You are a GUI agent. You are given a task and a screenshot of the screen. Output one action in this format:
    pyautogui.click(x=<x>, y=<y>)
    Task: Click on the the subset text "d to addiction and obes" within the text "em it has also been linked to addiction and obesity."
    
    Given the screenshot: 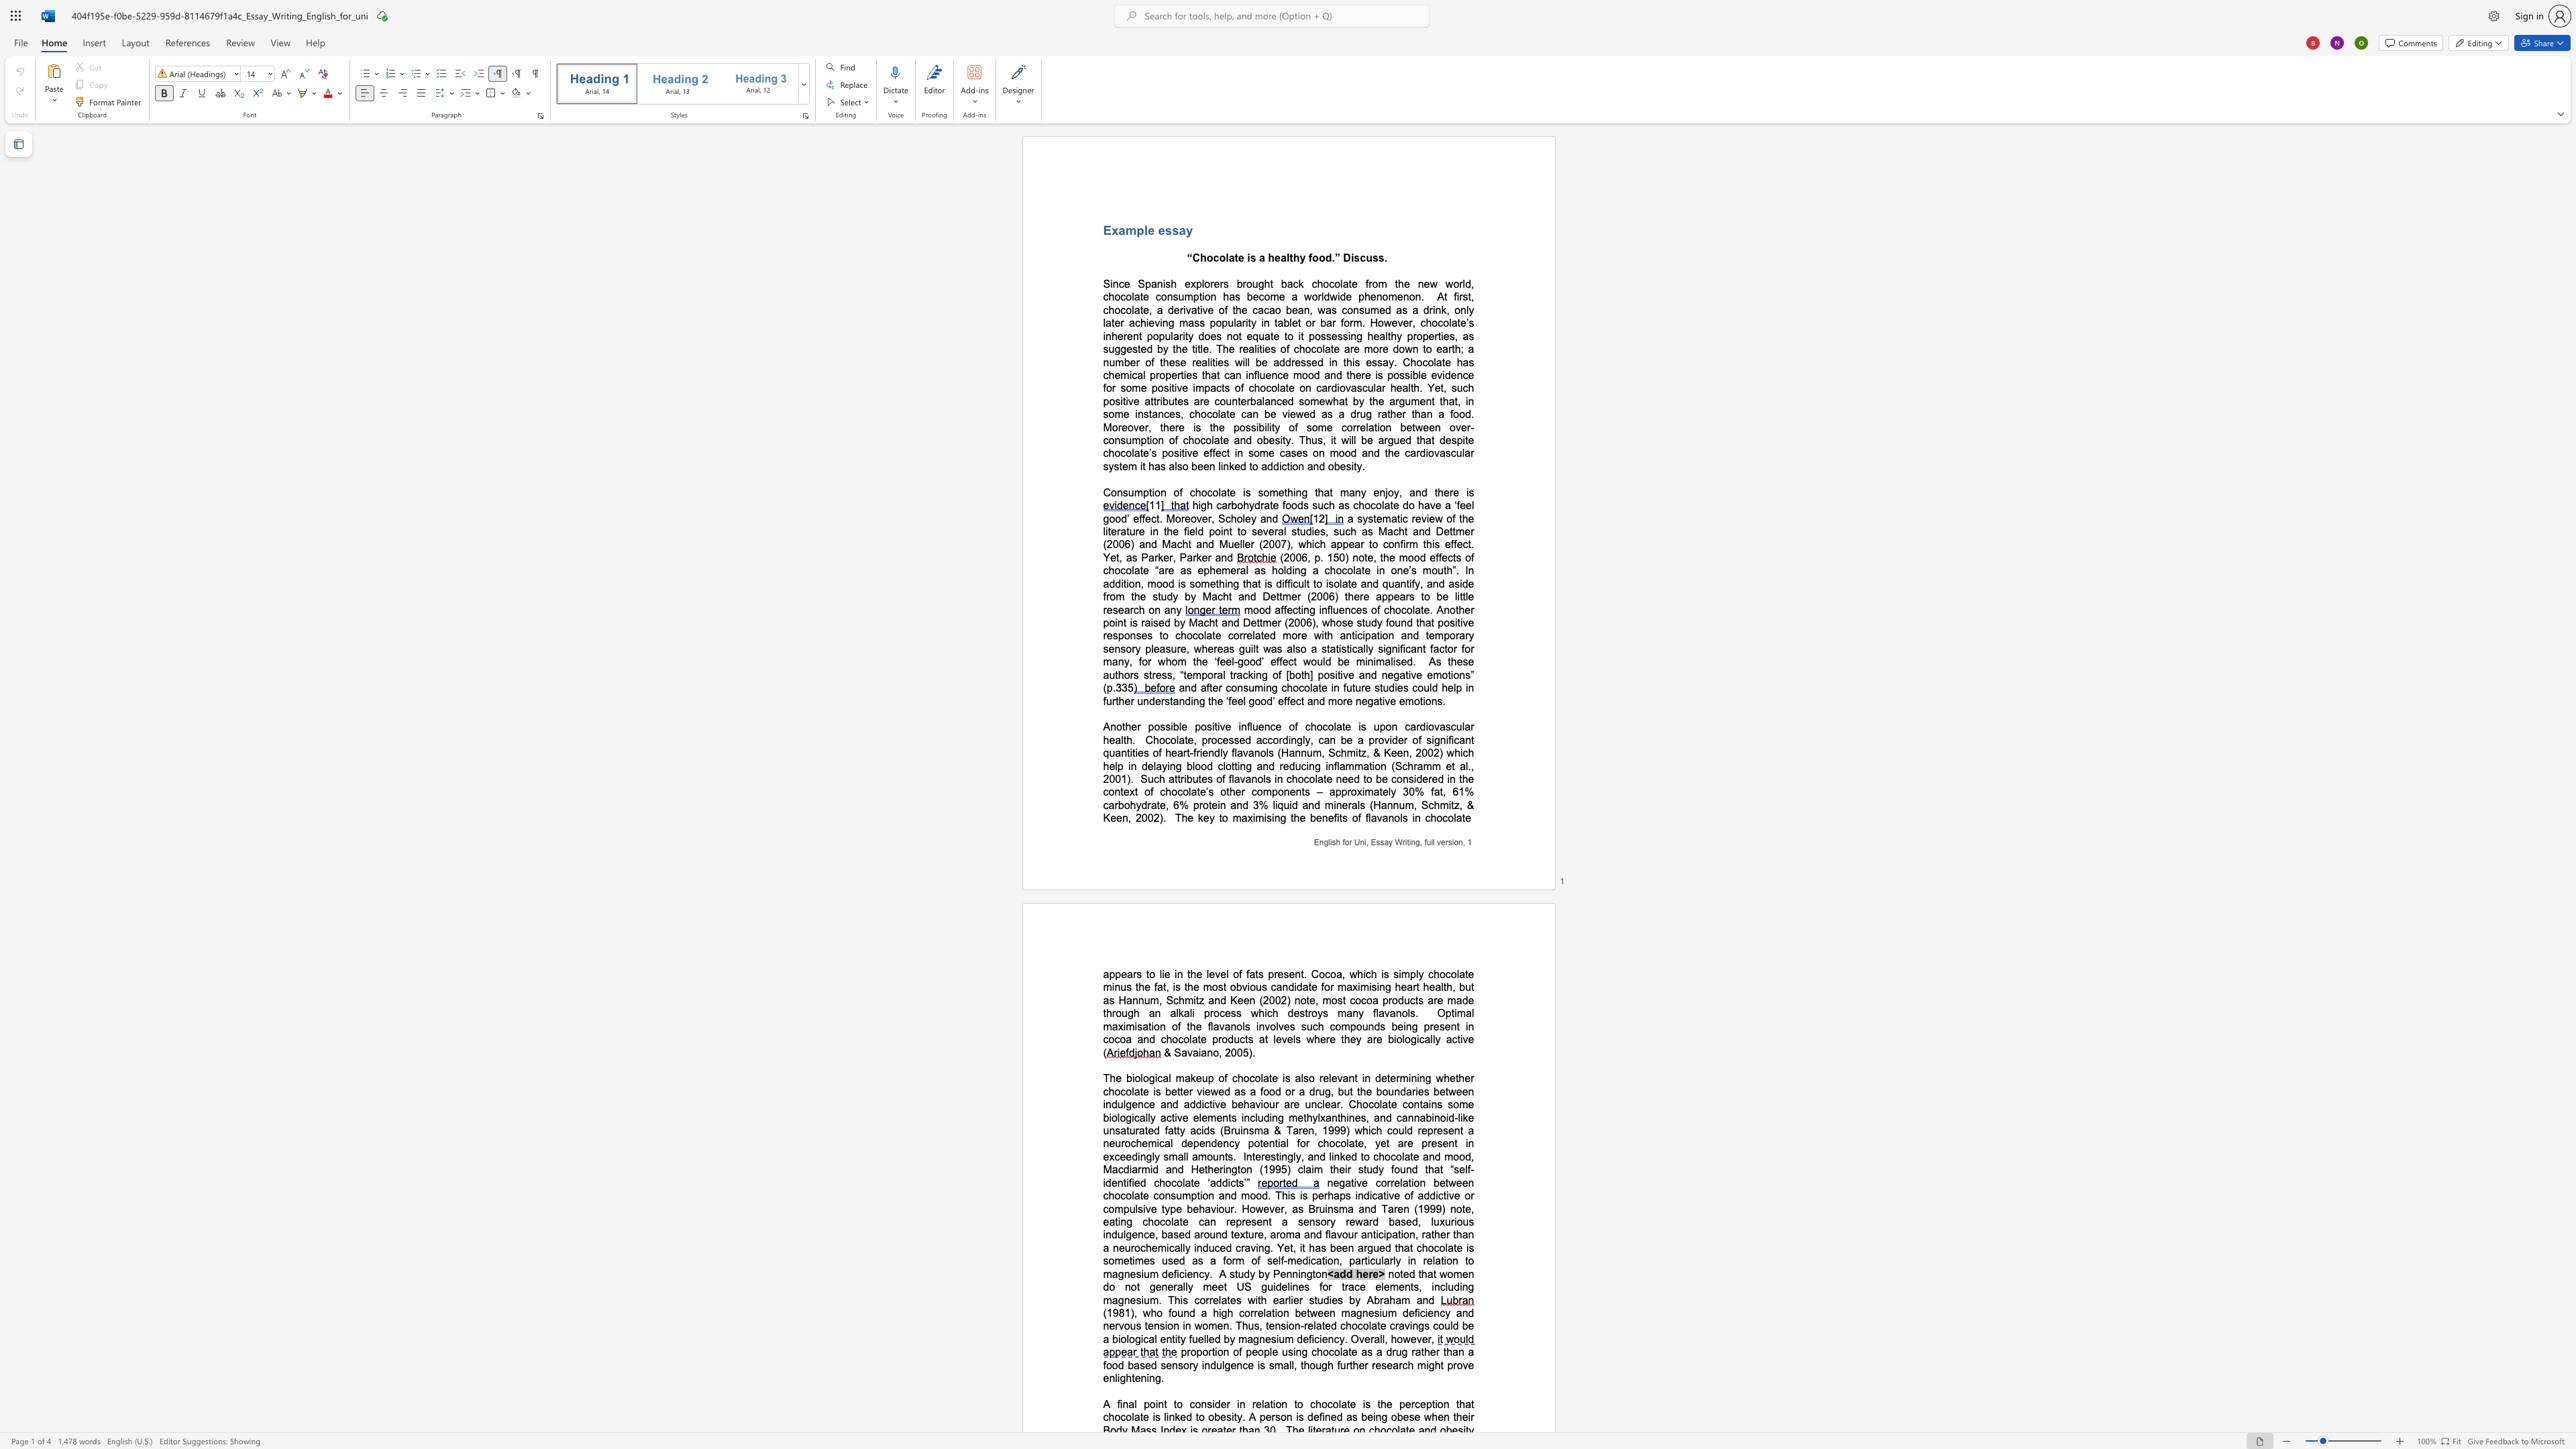 What is the action you would take?
    pyautogui.click(x=1238, y=466)
    